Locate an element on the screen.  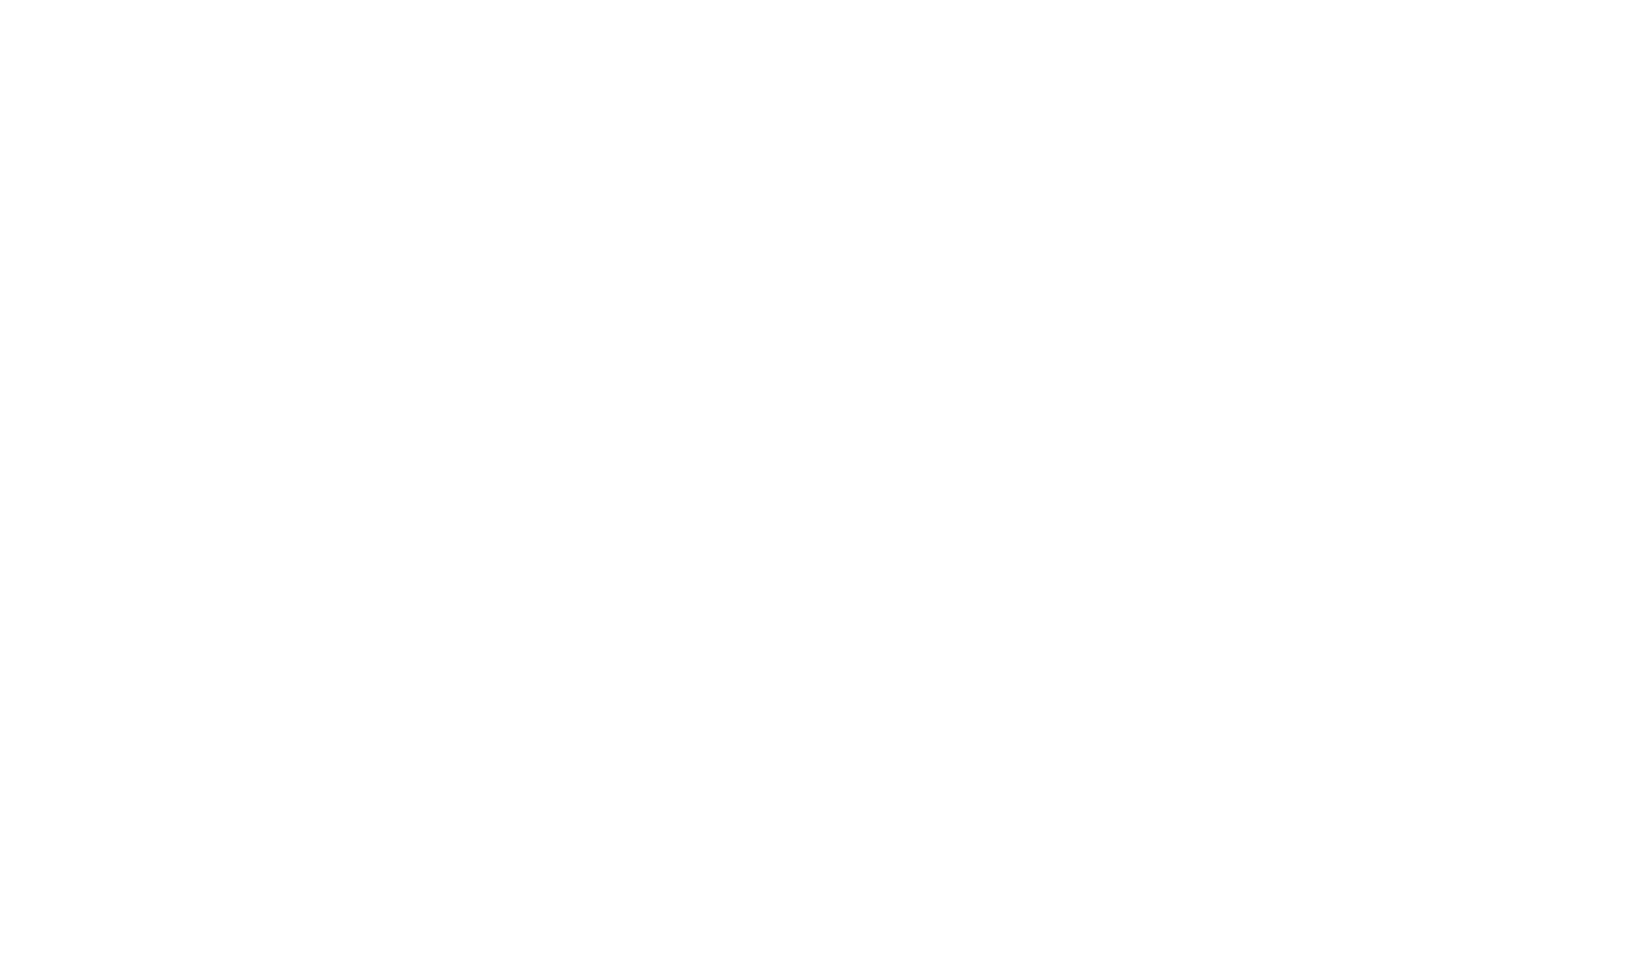
'Book now' is located at coordinates (1499, 38).